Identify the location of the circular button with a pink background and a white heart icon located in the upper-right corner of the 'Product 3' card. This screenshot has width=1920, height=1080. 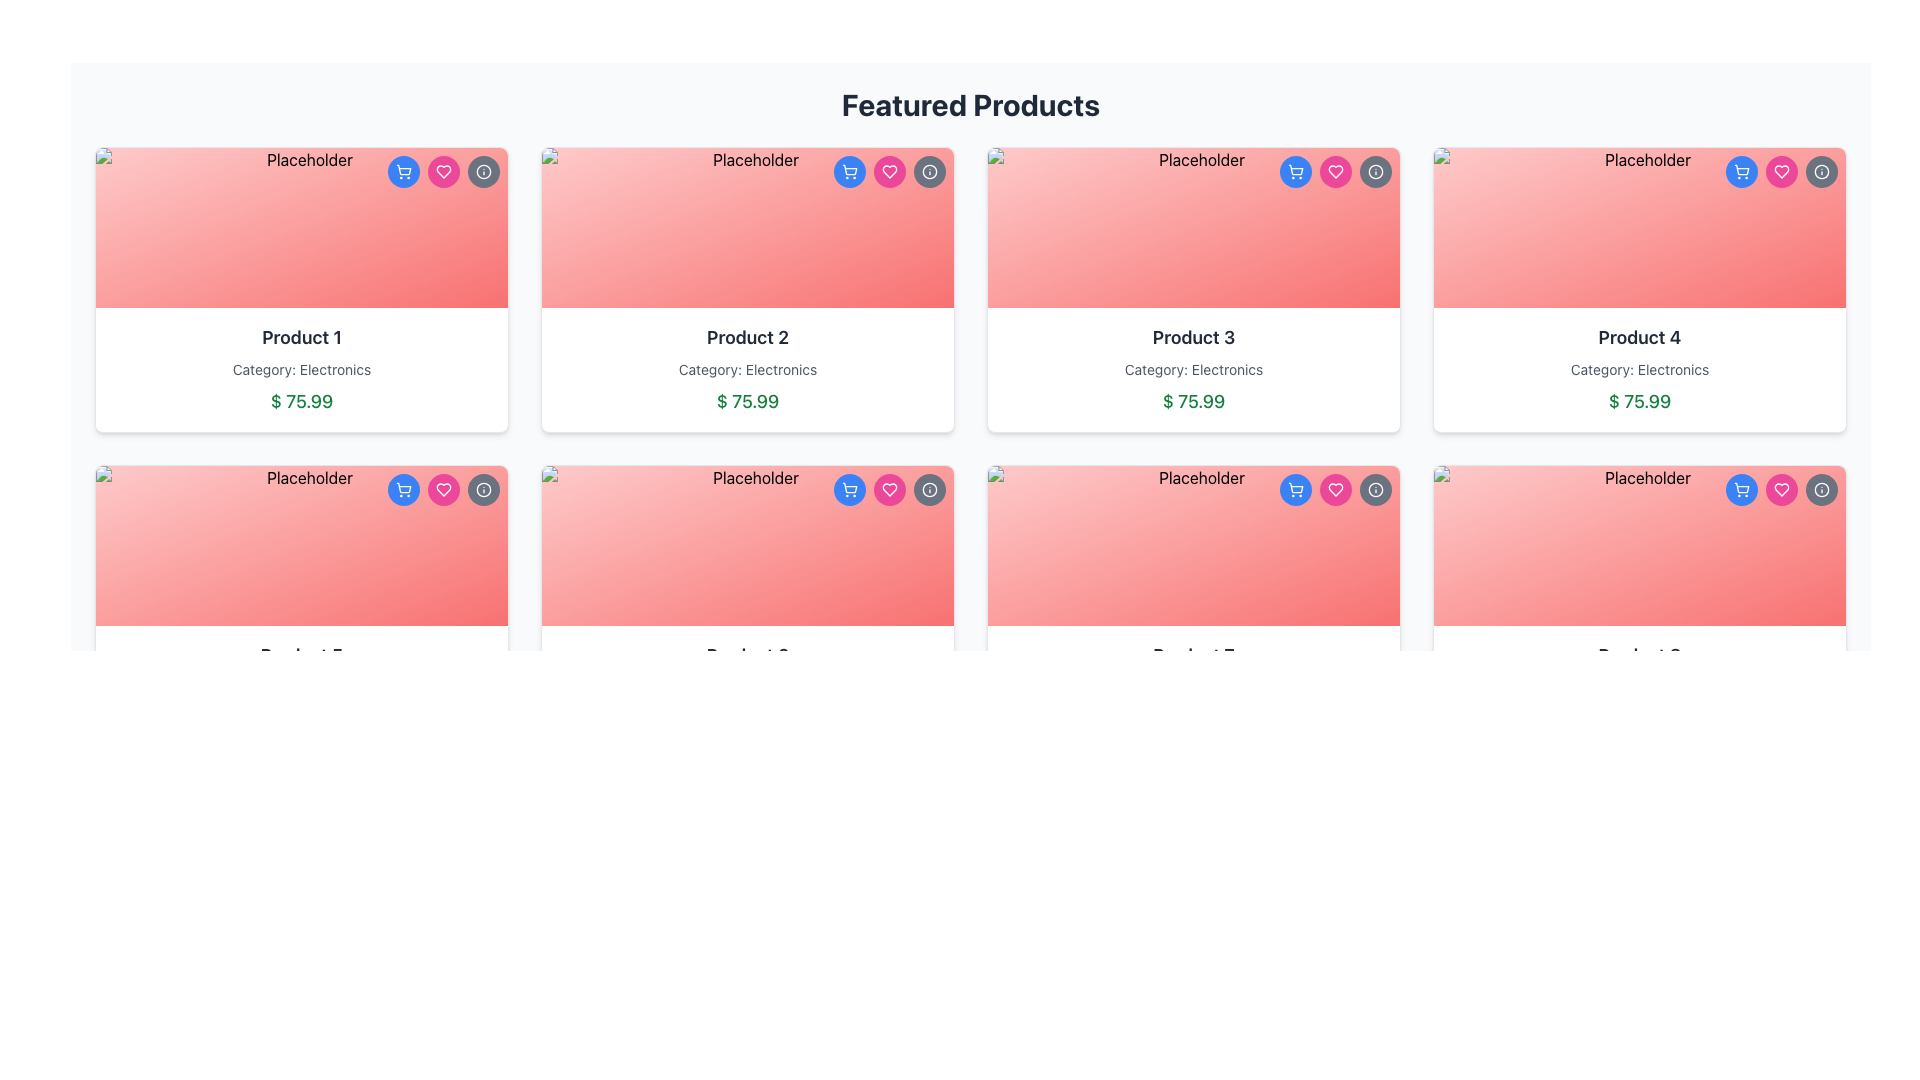
(1335, 171).